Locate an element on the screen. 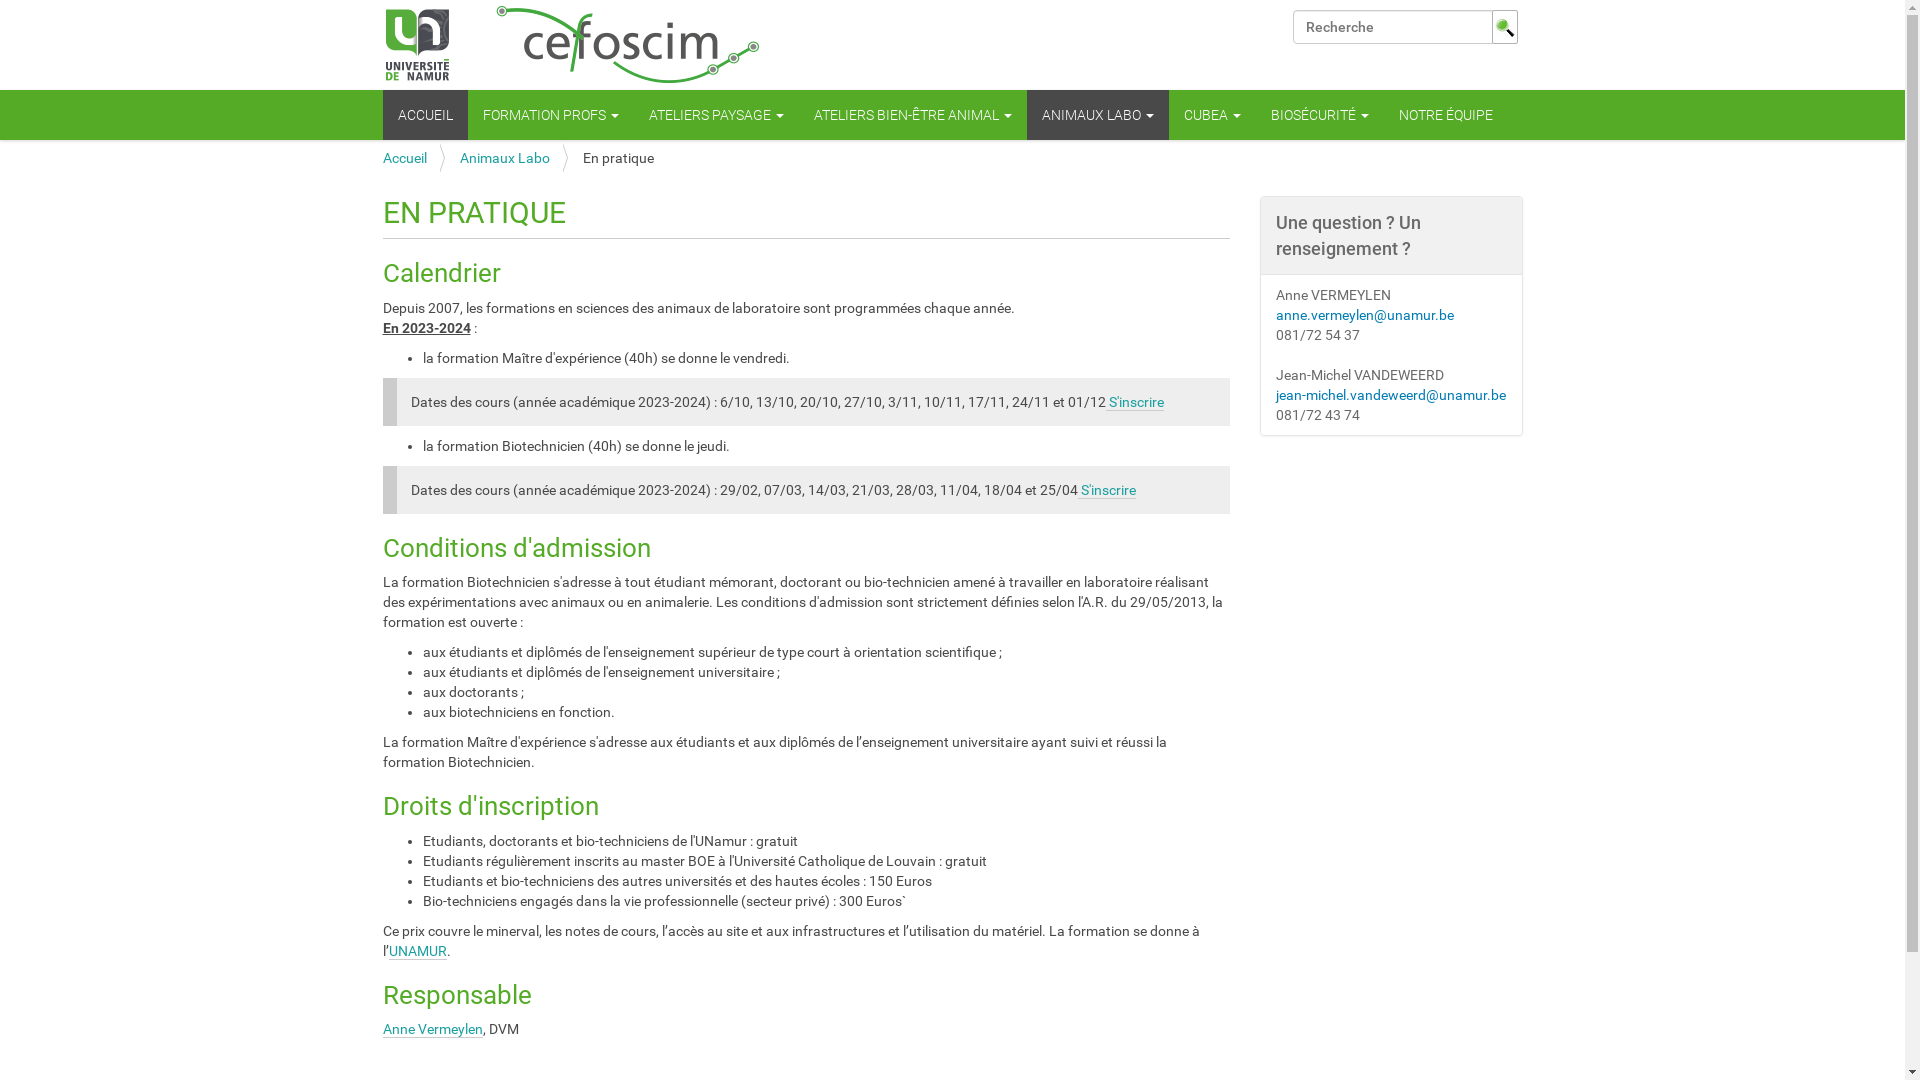 This screenshot has width=1920, height=1080. 'ATELIERS PAYSAGE' is located at coordinates (716, 115).